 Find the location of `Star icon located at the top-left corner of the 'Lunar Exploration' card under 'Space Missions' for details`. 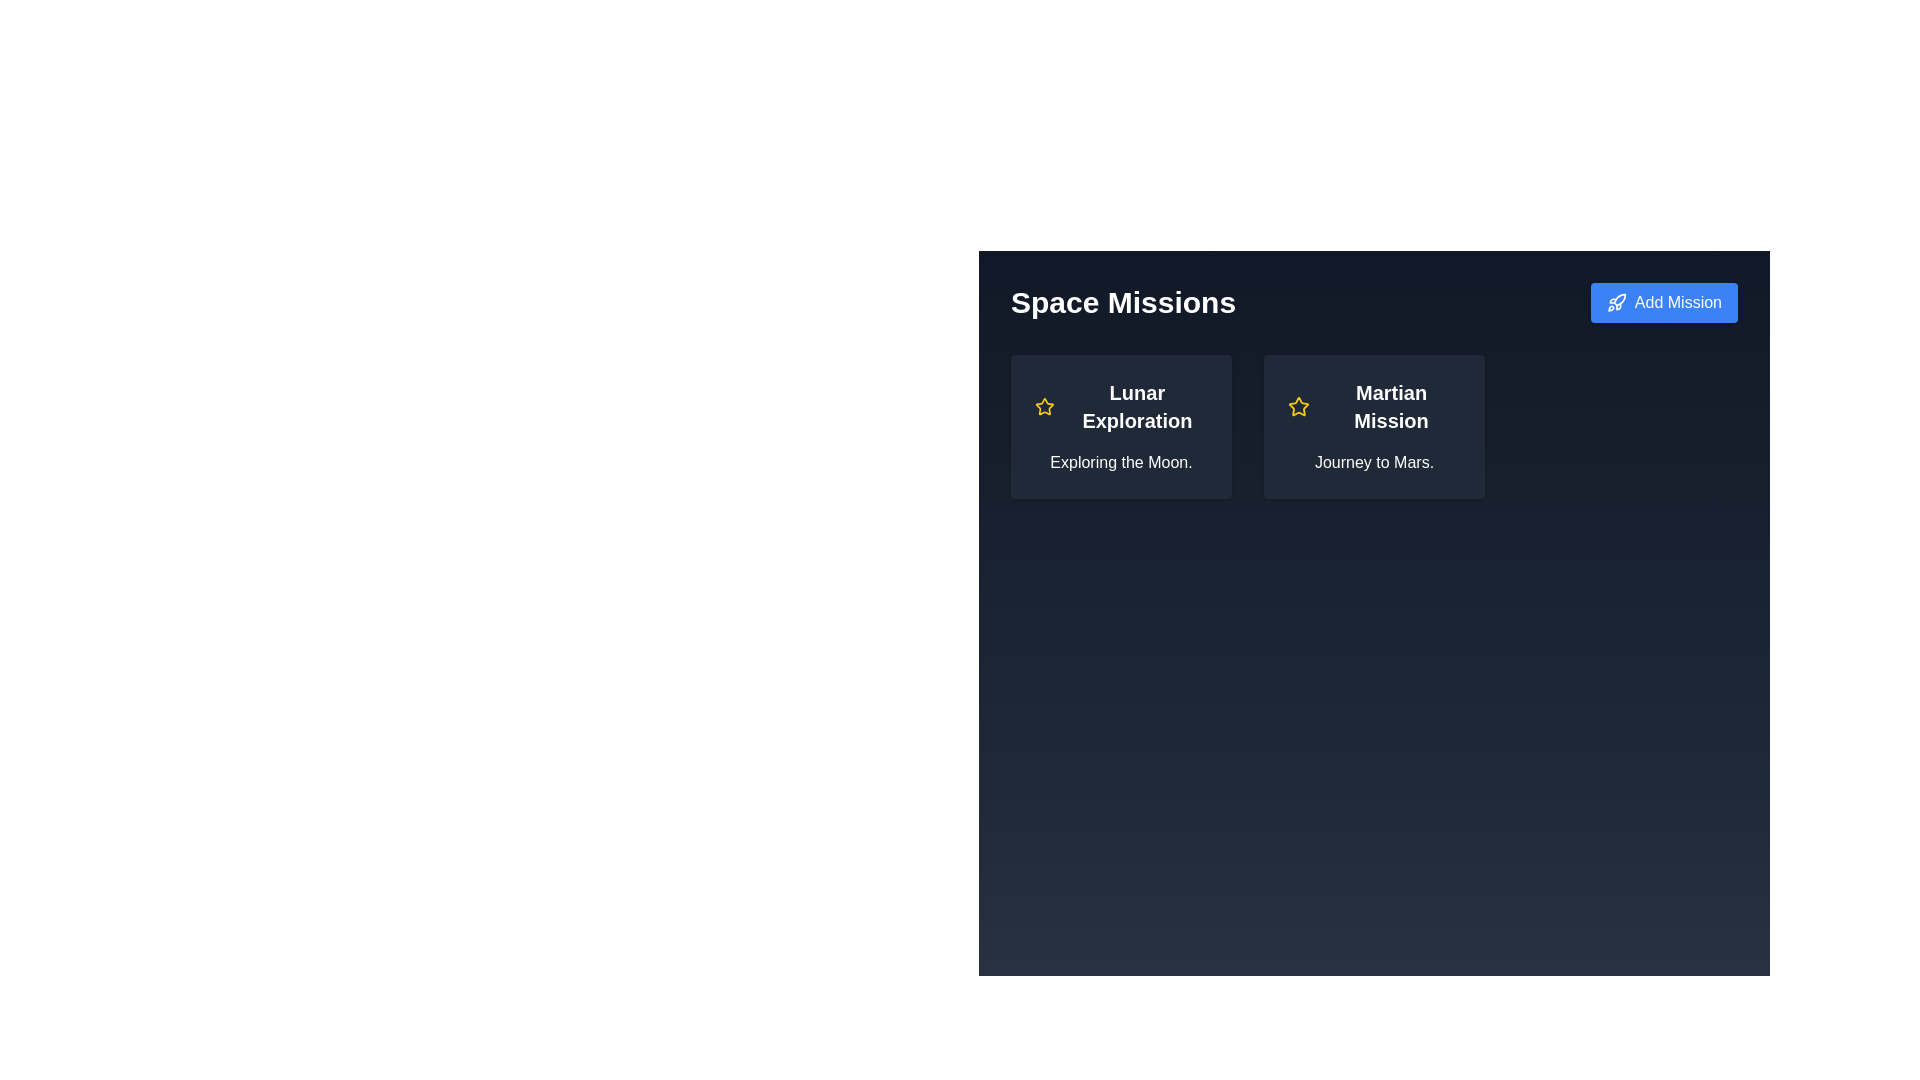

Star icon located at the top-left corner of the 'Lunar Exploration' card under 'Space Missions' for details is located at coordinates (1043, 405).